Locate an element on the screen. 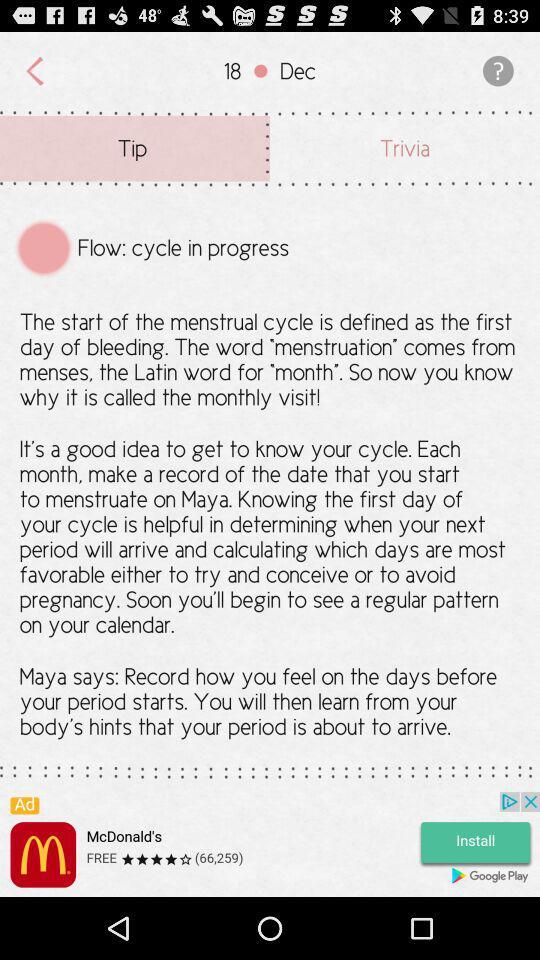 This screenshot has height=960, width=540. the icon which is to the right side of the dec is located at coordinates (494, 71).